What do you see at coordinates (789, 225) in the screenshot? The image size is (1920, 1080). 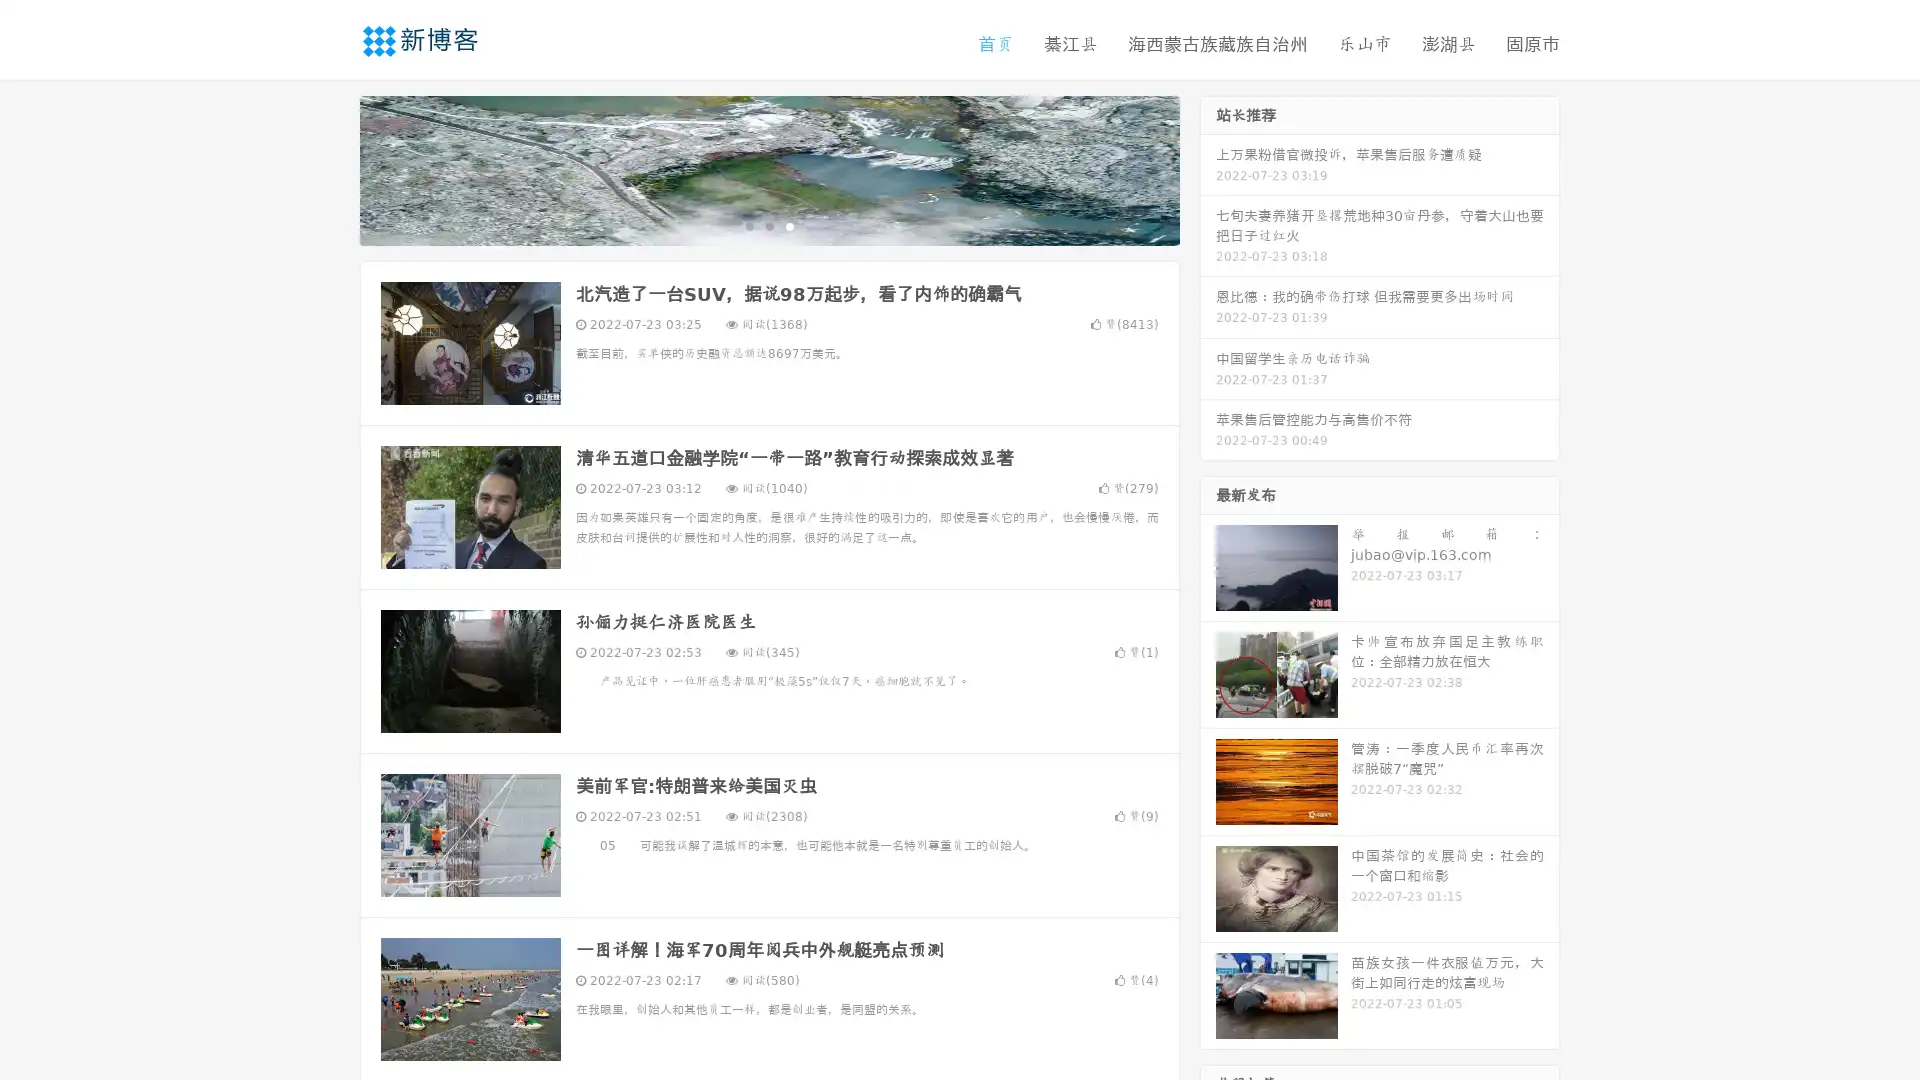 I see `Go to slide 3` at bounding box center [789, 225].